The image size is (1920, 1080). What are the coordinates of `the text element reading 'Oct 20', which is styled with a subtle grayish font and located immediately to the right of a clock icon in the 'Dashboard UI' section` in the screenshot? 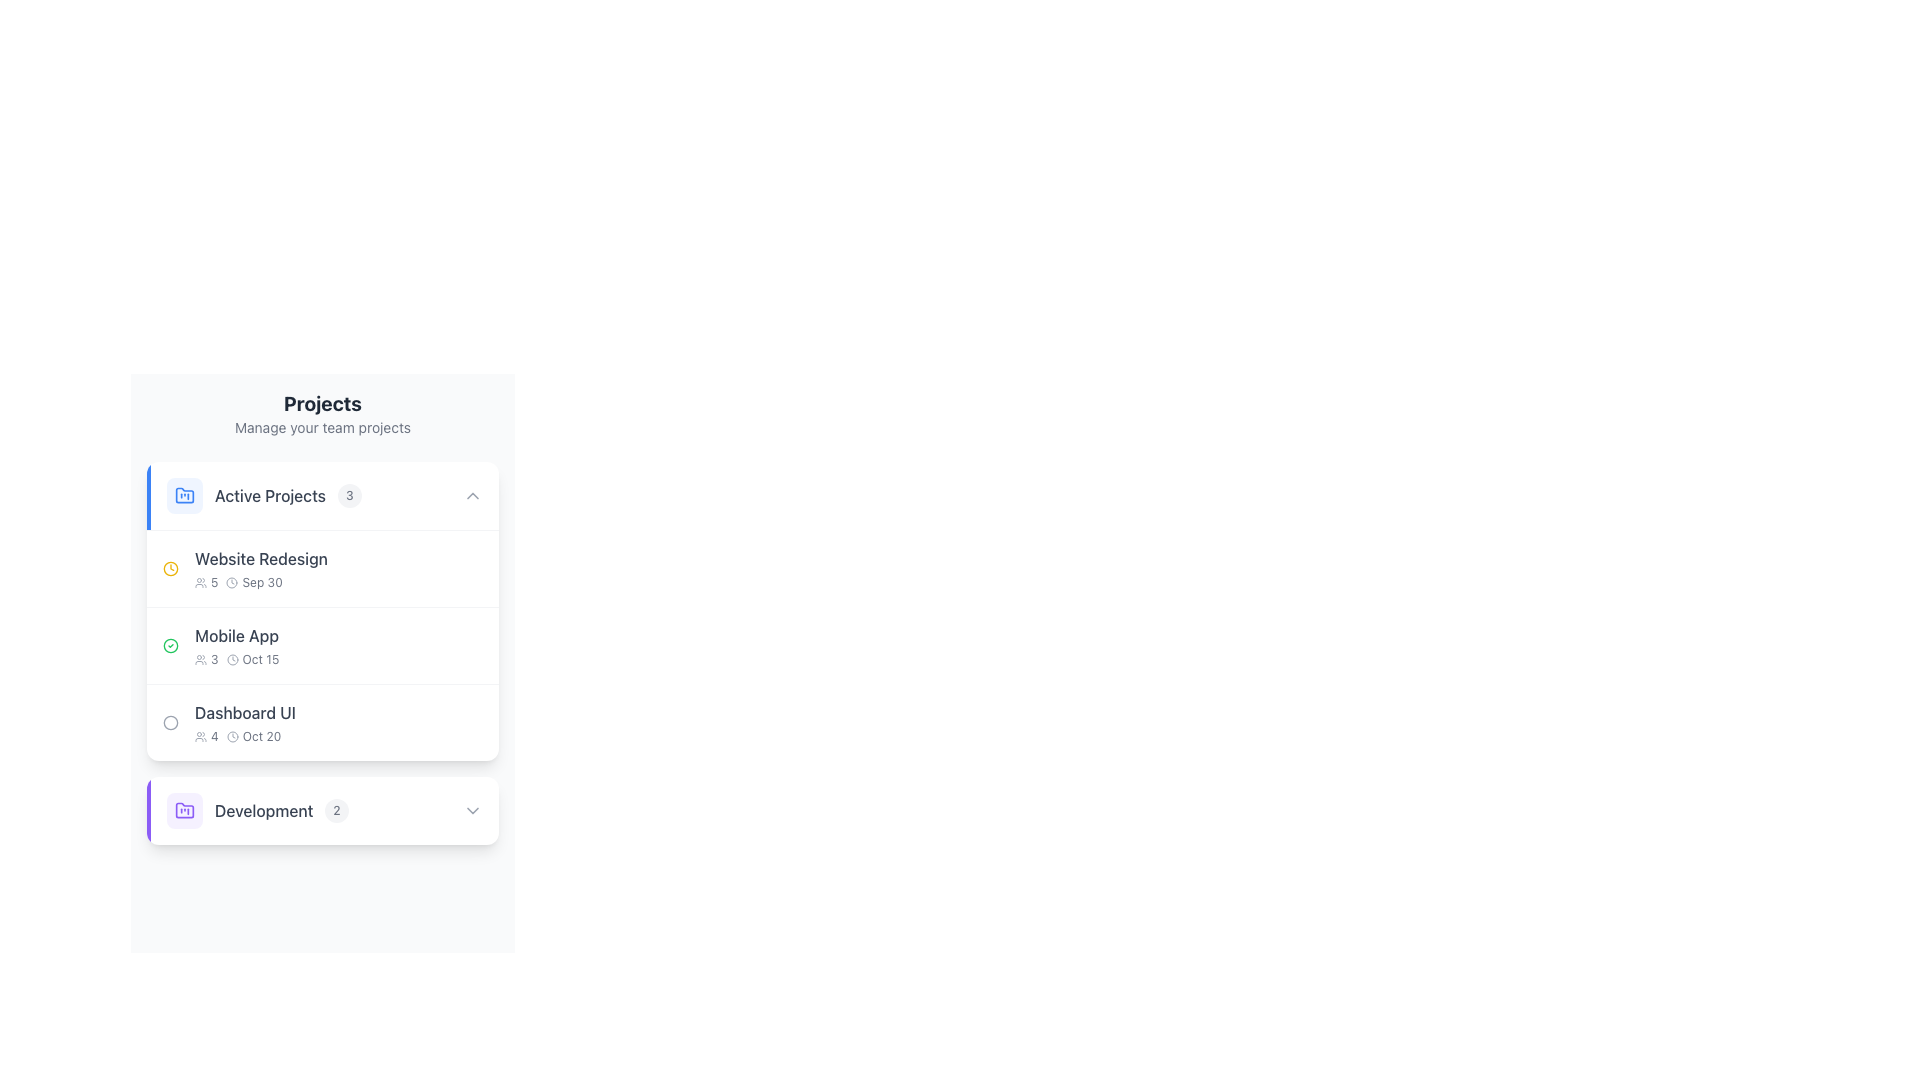 It's located at (244, 736).